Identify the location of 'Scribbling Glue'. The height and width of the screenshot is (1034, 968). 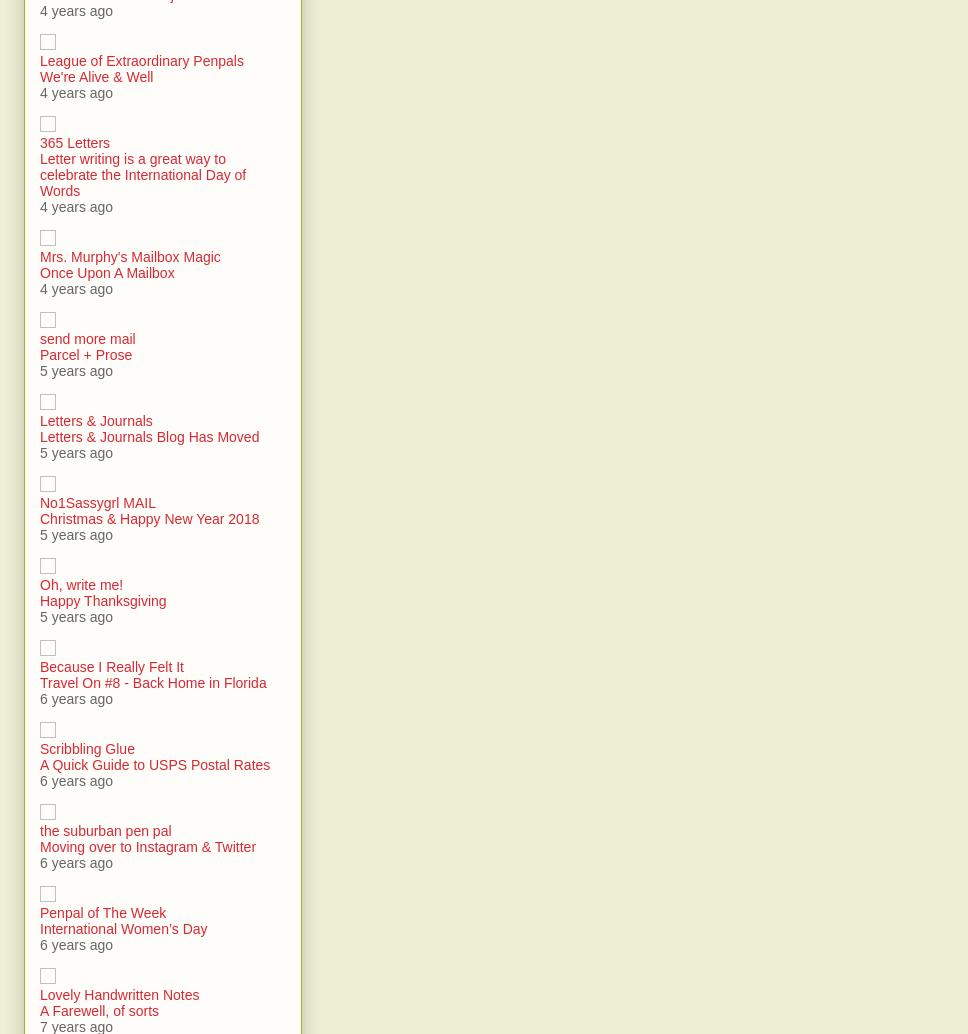
(87, 749).